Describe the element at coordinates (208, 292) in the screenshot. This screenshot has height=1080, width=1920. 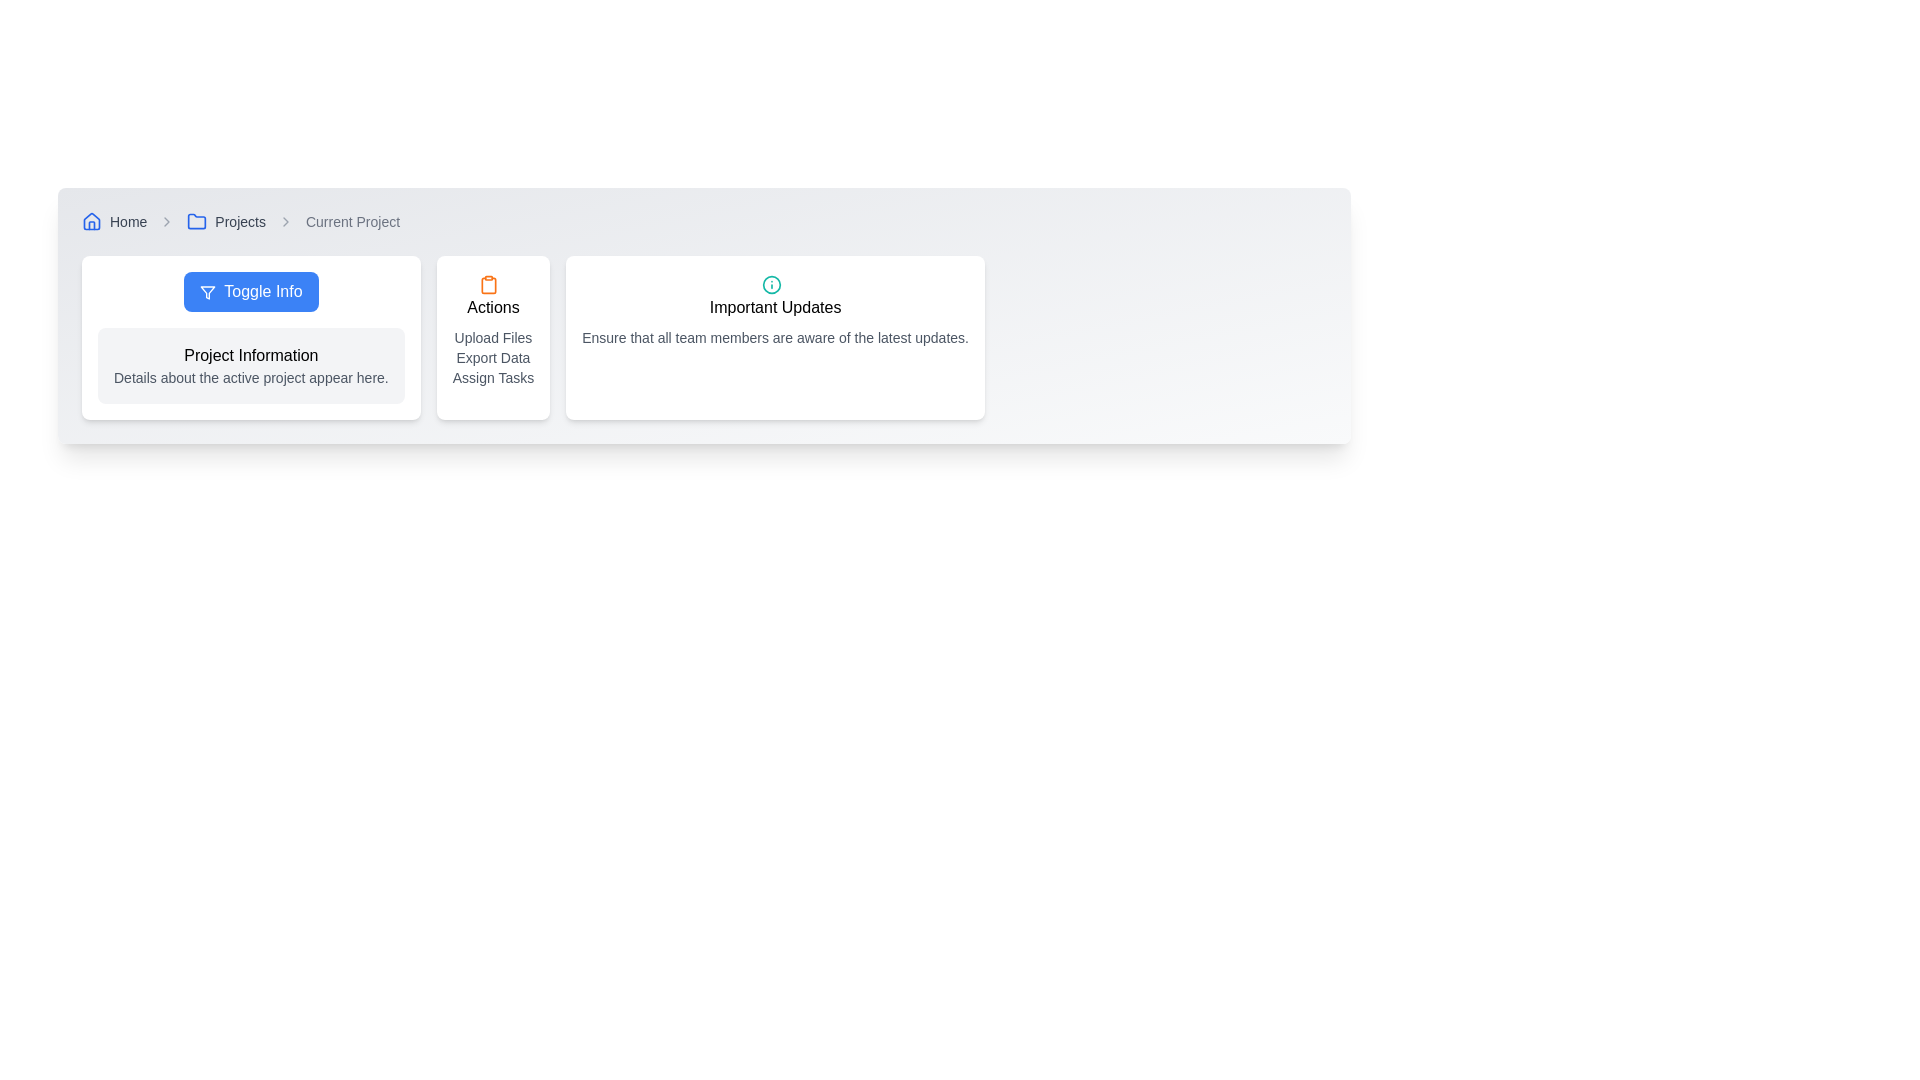
I see `the decorative icon in the 'Toggle Info' button located in the first card of the row, enhancing its meaning or indicating its functionality` at that location.